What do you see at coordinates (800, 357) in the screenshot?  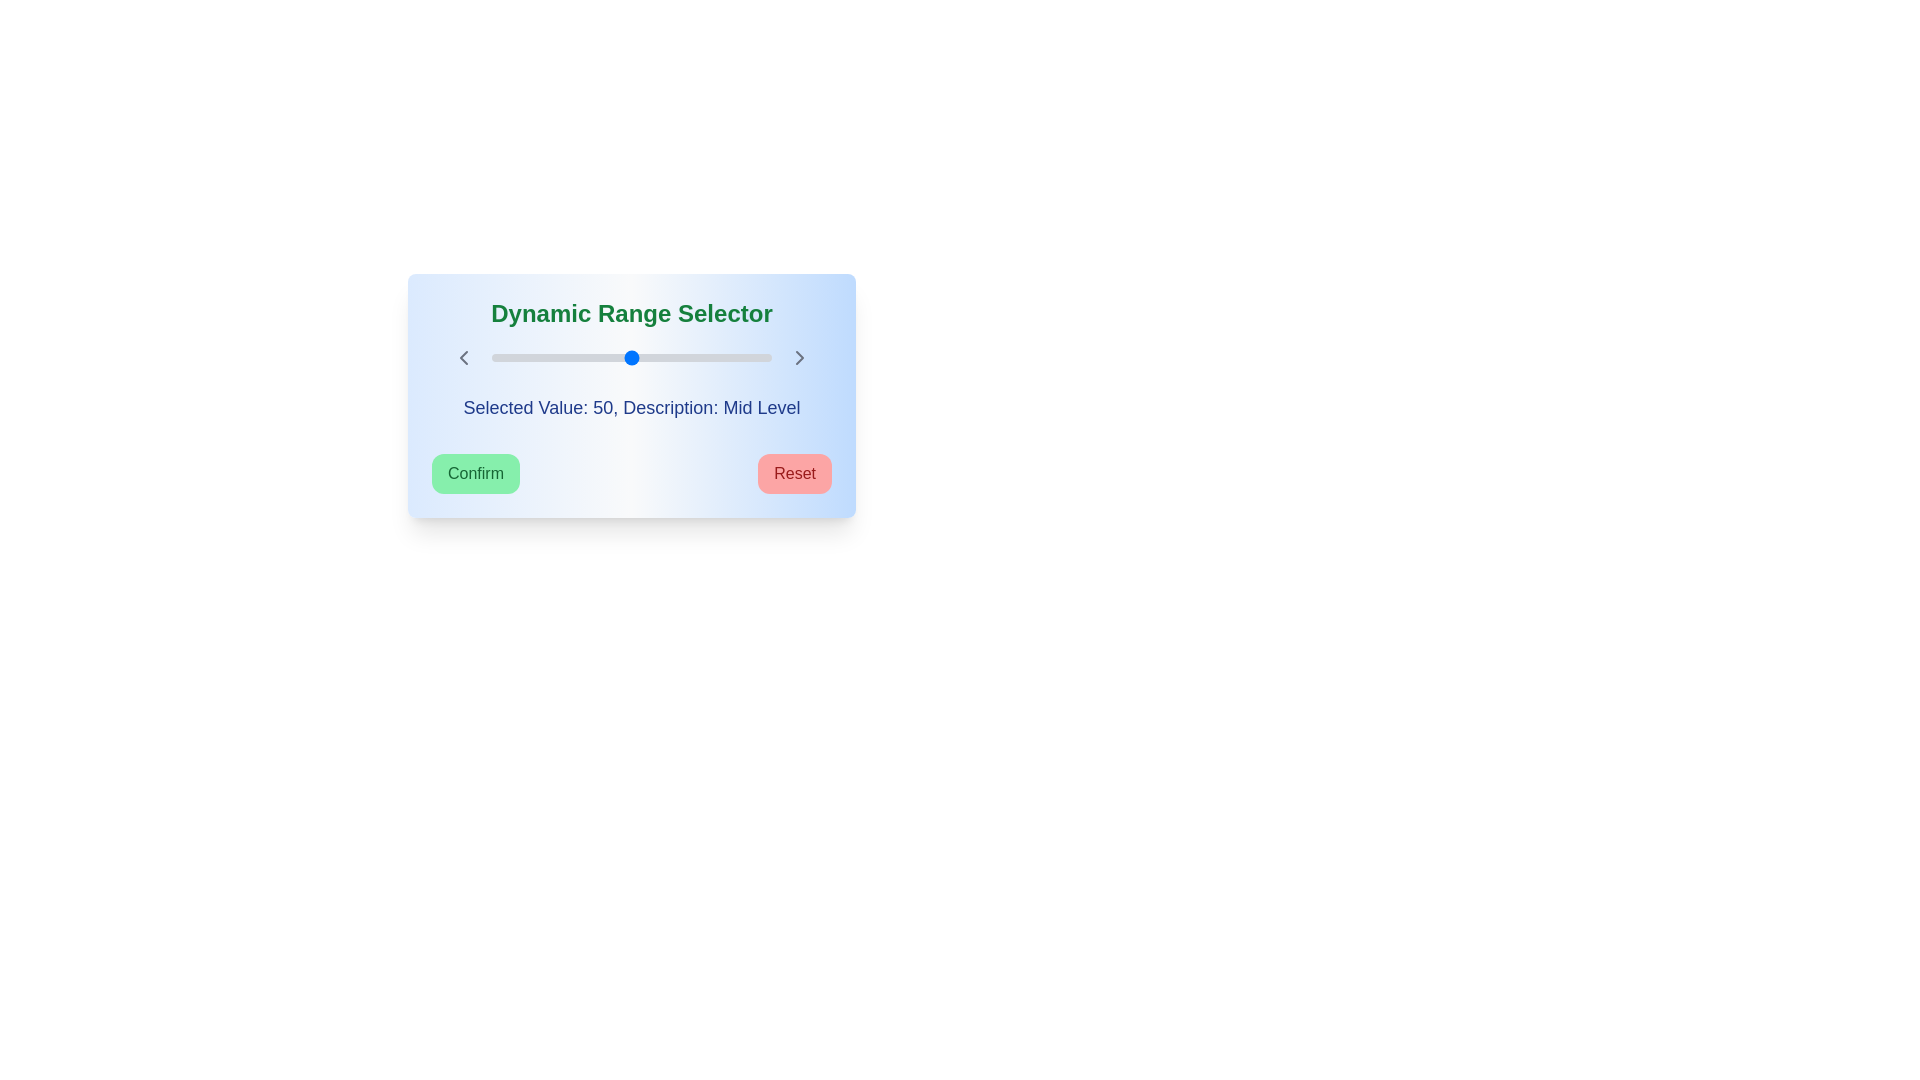 I see `the chevron right arrow SVG icon` at bounding box center [800, 357].